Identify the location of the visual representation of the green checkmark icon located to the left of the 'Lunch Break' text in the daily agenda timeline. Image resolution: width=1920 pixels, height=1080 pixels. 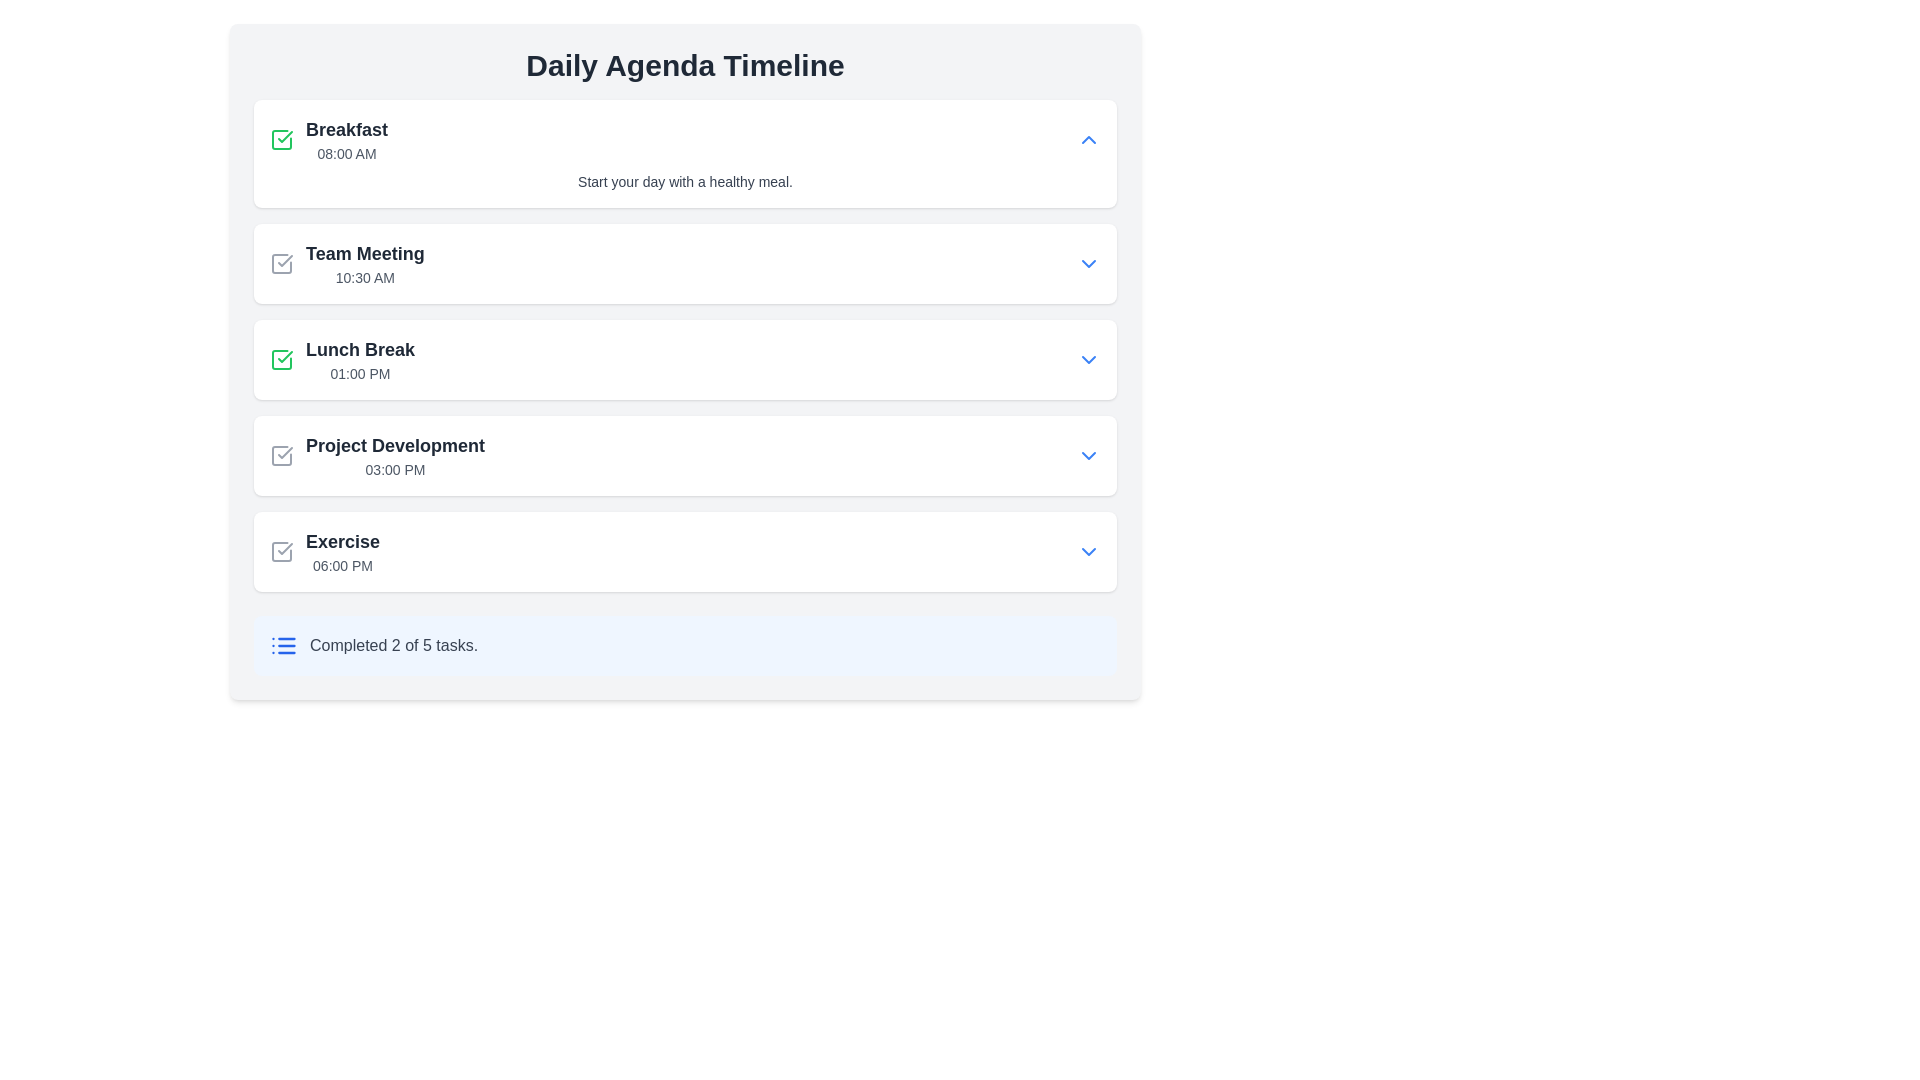
(284, 136).